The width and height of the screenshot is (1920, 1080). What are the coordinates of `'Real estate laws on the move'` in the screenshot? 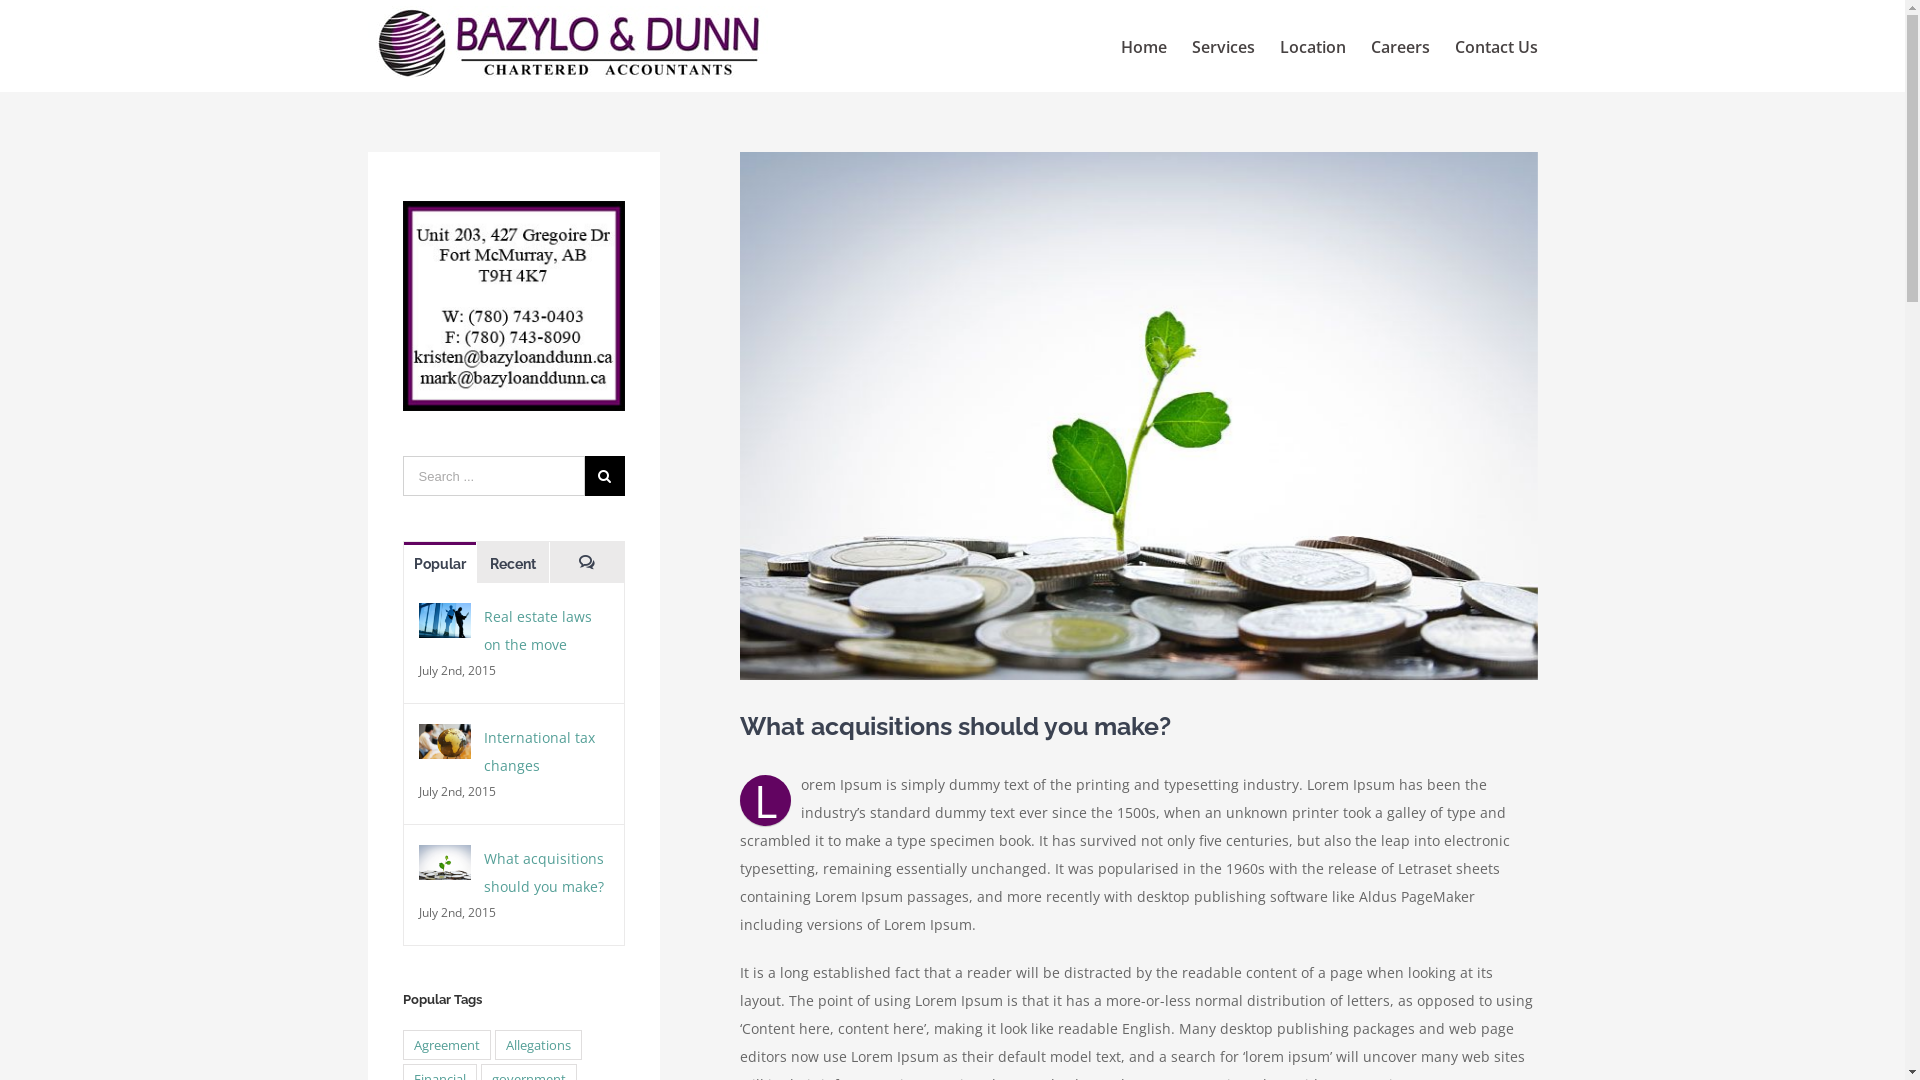 It's located at (537, 630).